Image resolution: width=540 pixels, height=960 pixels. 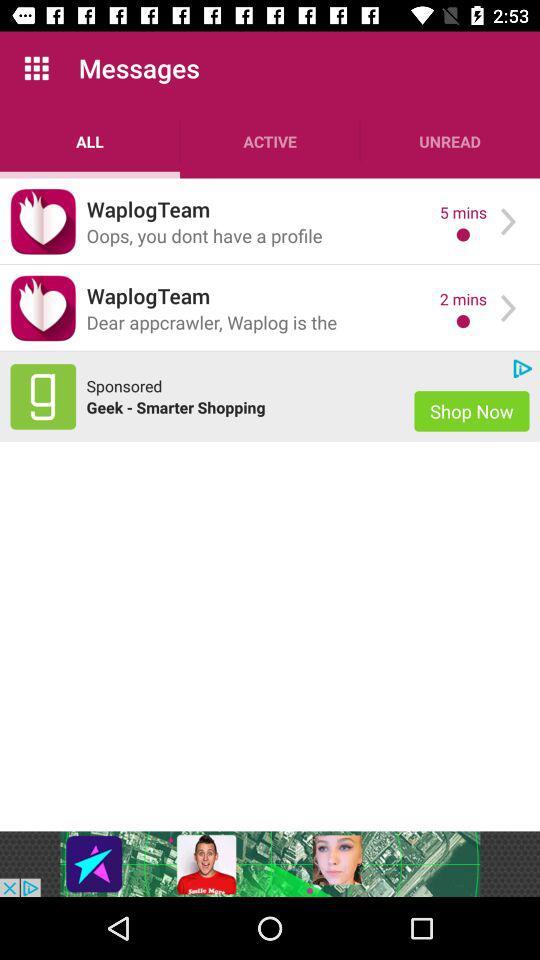 What do you see at coordinates (43, 221) in the screenshot?
I see `the button` at bounding box center [43, 221].